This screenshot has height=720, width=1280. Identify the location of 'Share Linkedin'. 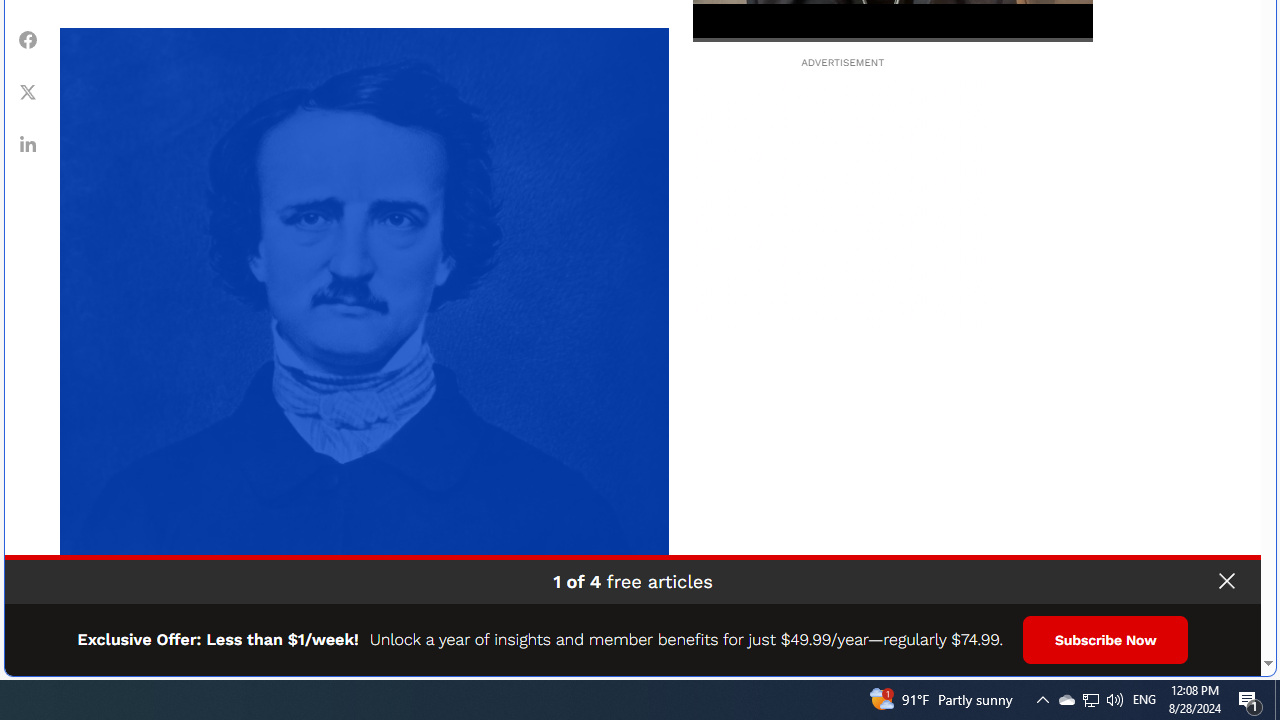
(28, 142).